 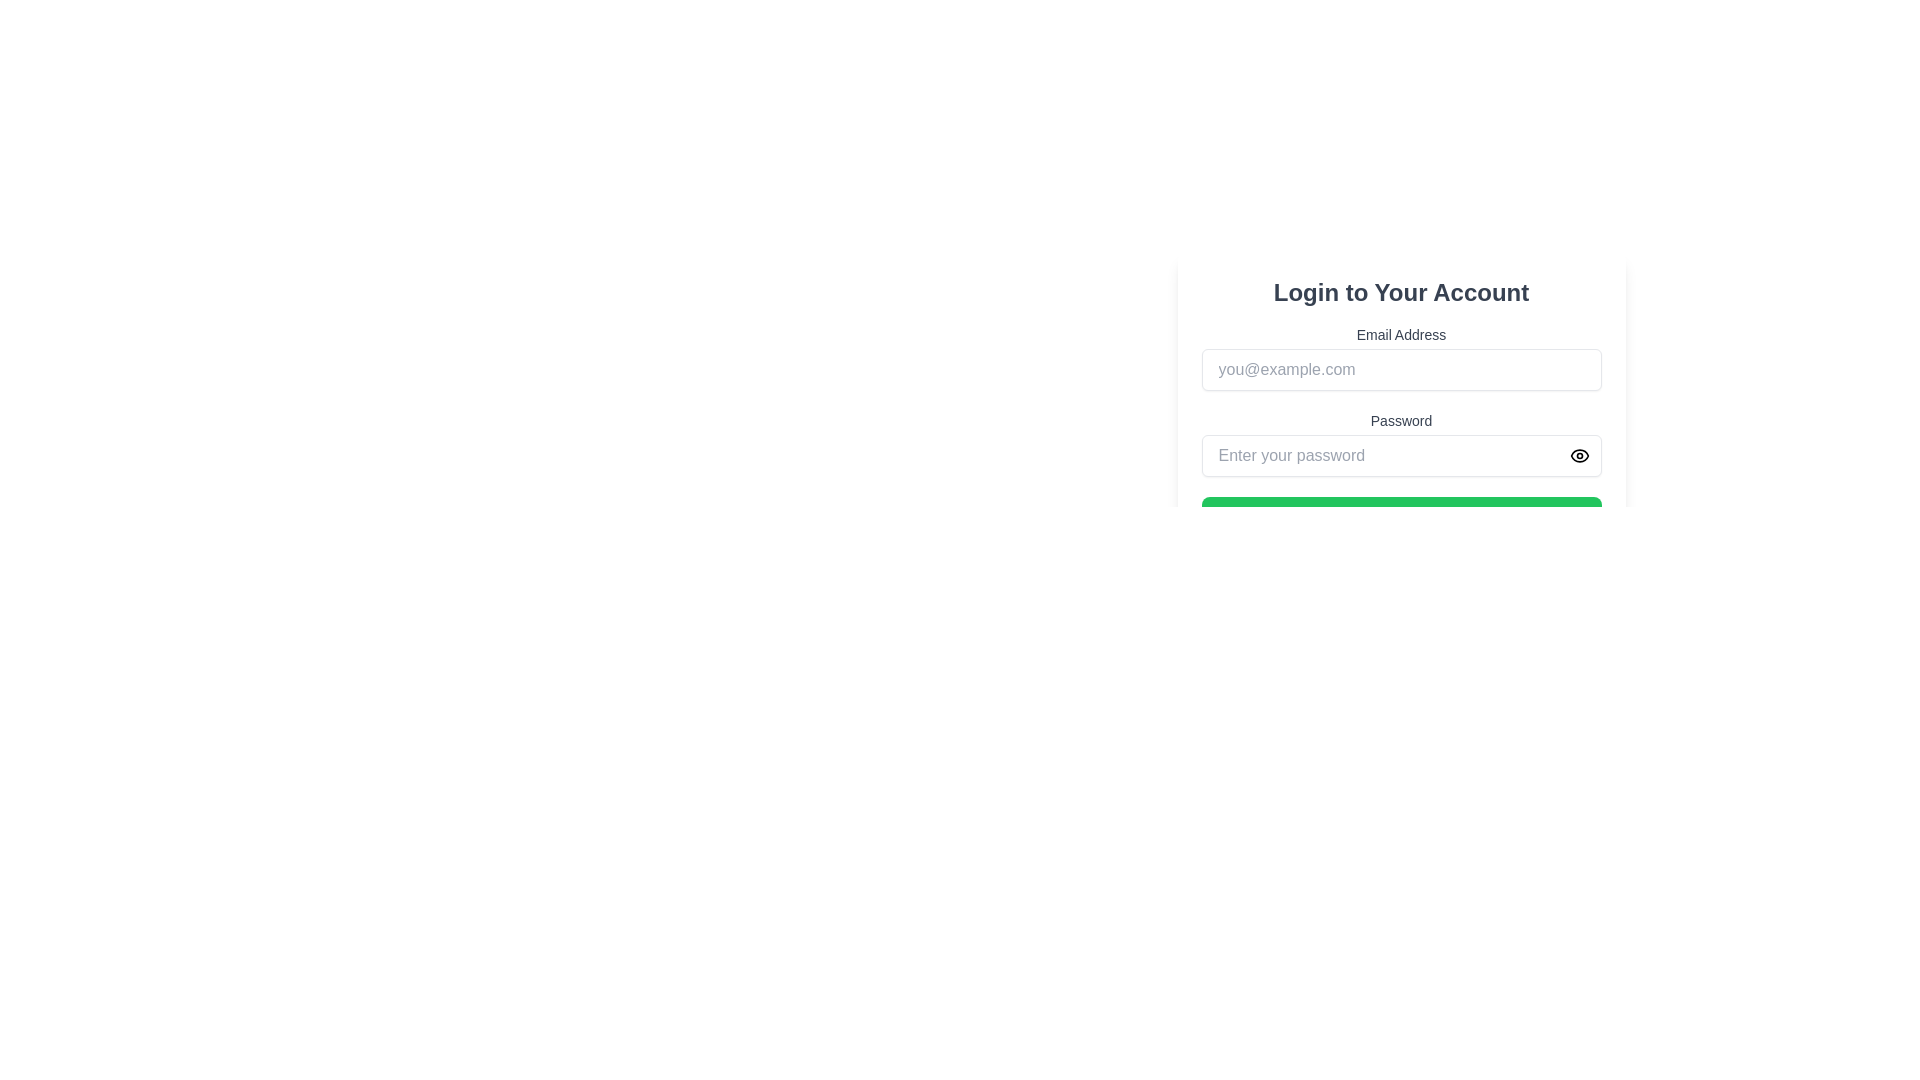 I want to click on the text label that serves as a heading for the login functionality, positioned at the top of the login form section, right above the 'Email Address' label, so click(x=1400, y=293).